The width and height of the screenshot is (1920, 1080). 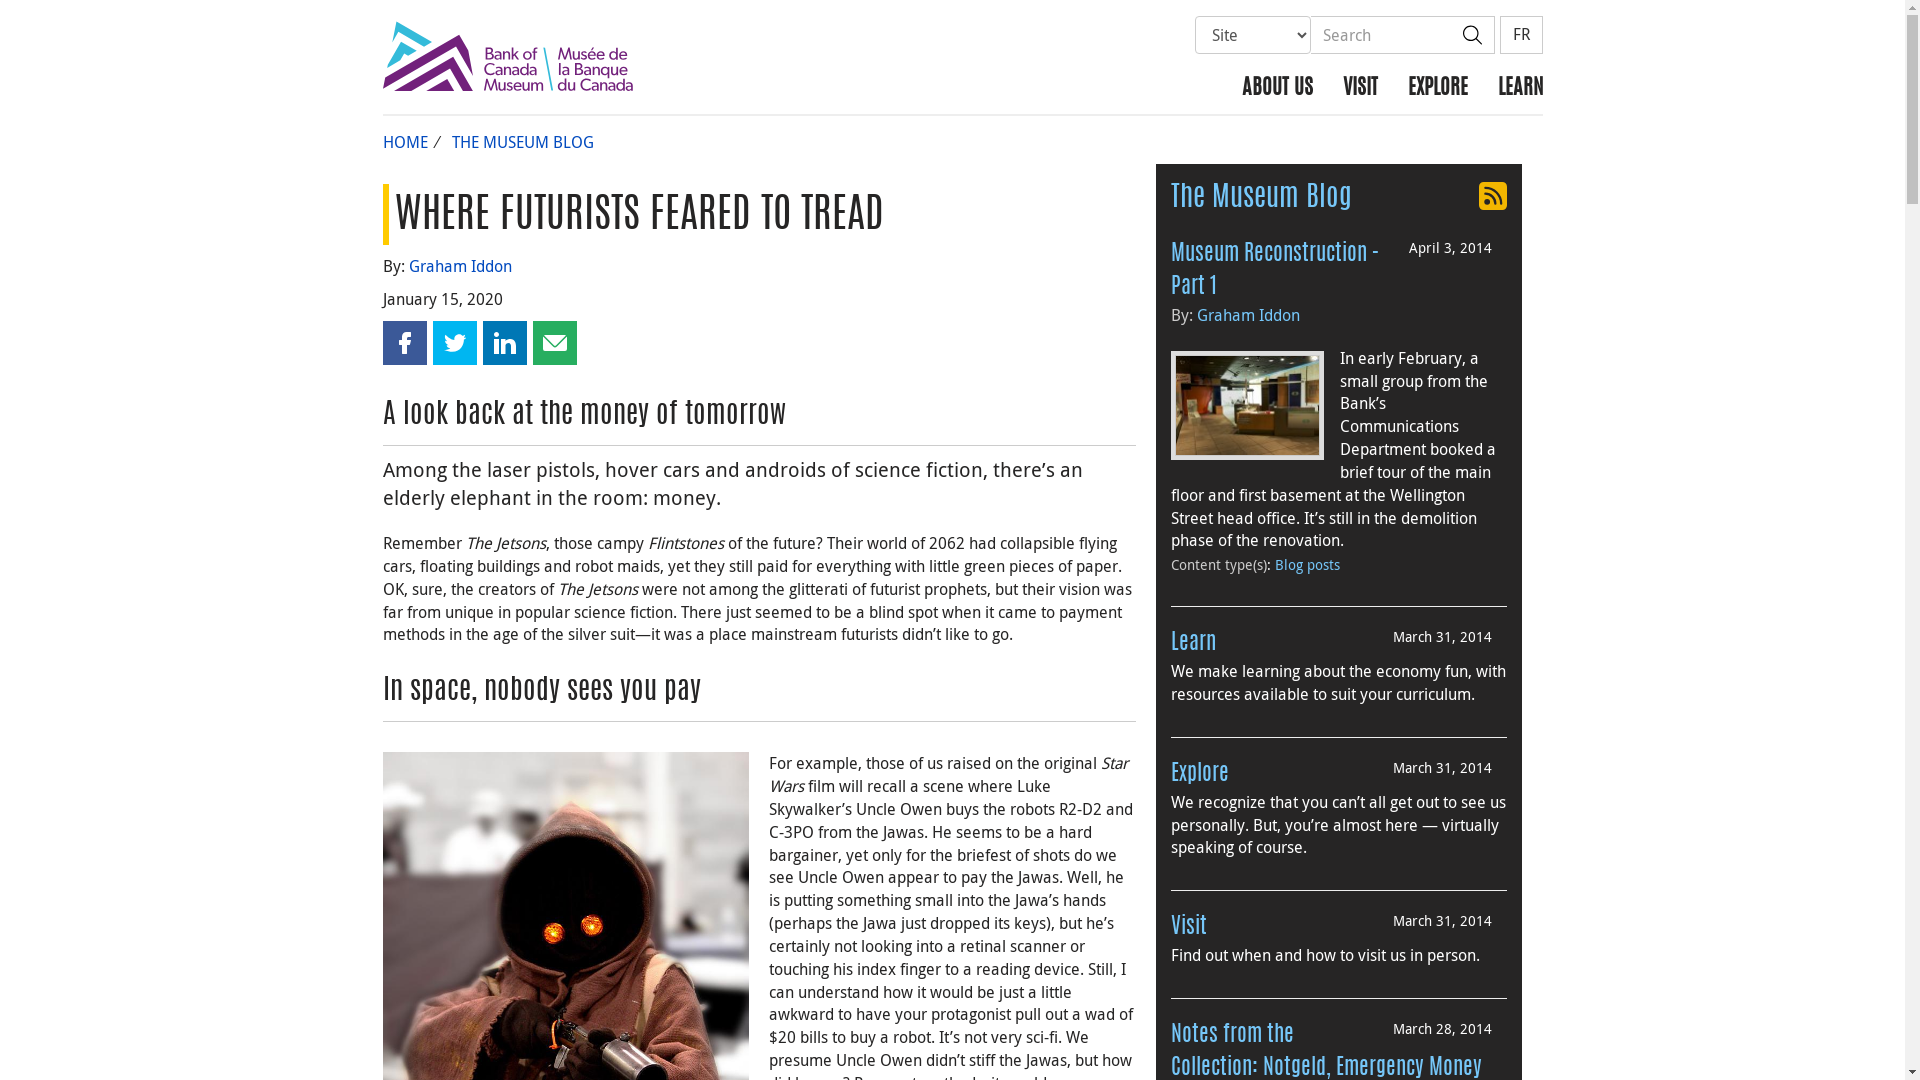 I want to click on 'FR', so click(x=1520, y=34).